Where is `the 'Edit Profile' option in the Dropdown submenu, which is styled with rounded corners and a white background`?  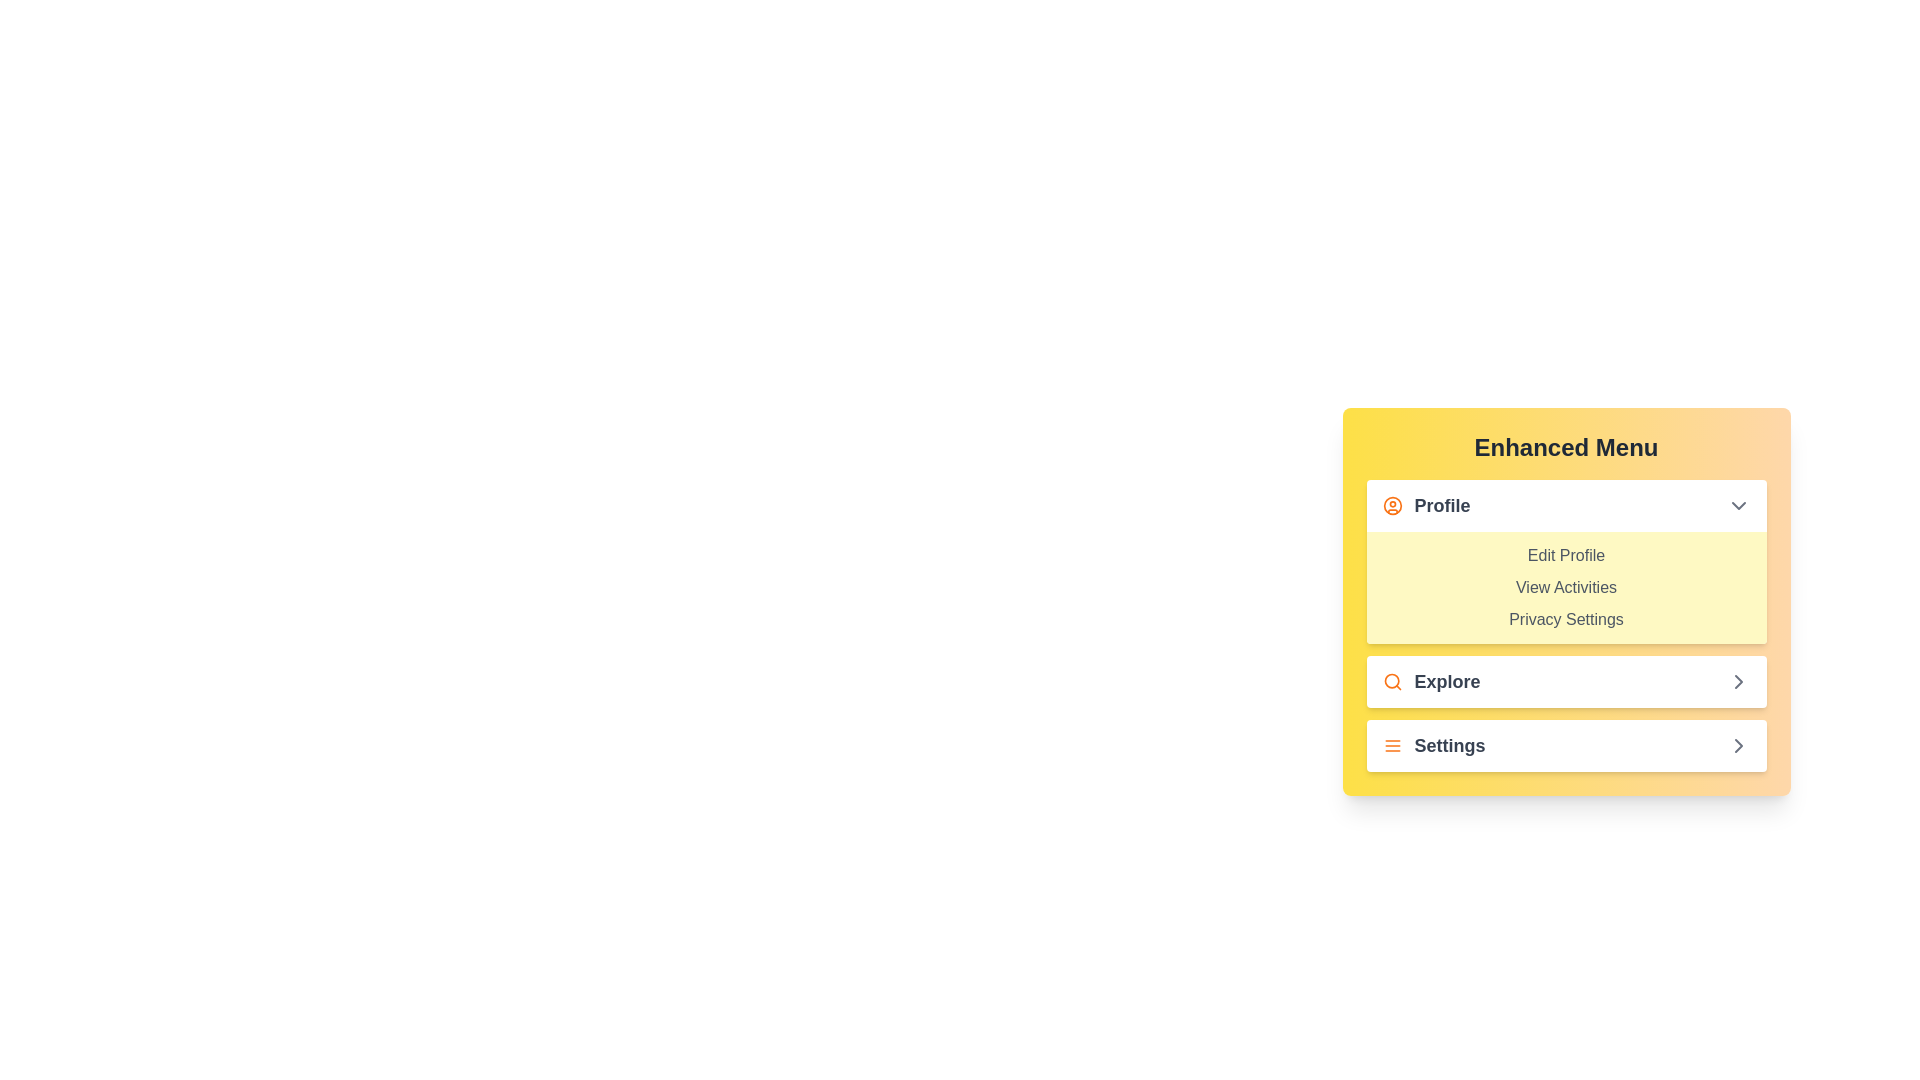 the 'Edit Profile' option in the Dropdown submenu, which is styled with rounded corners and a white background is located at coordinates (1565, 562).